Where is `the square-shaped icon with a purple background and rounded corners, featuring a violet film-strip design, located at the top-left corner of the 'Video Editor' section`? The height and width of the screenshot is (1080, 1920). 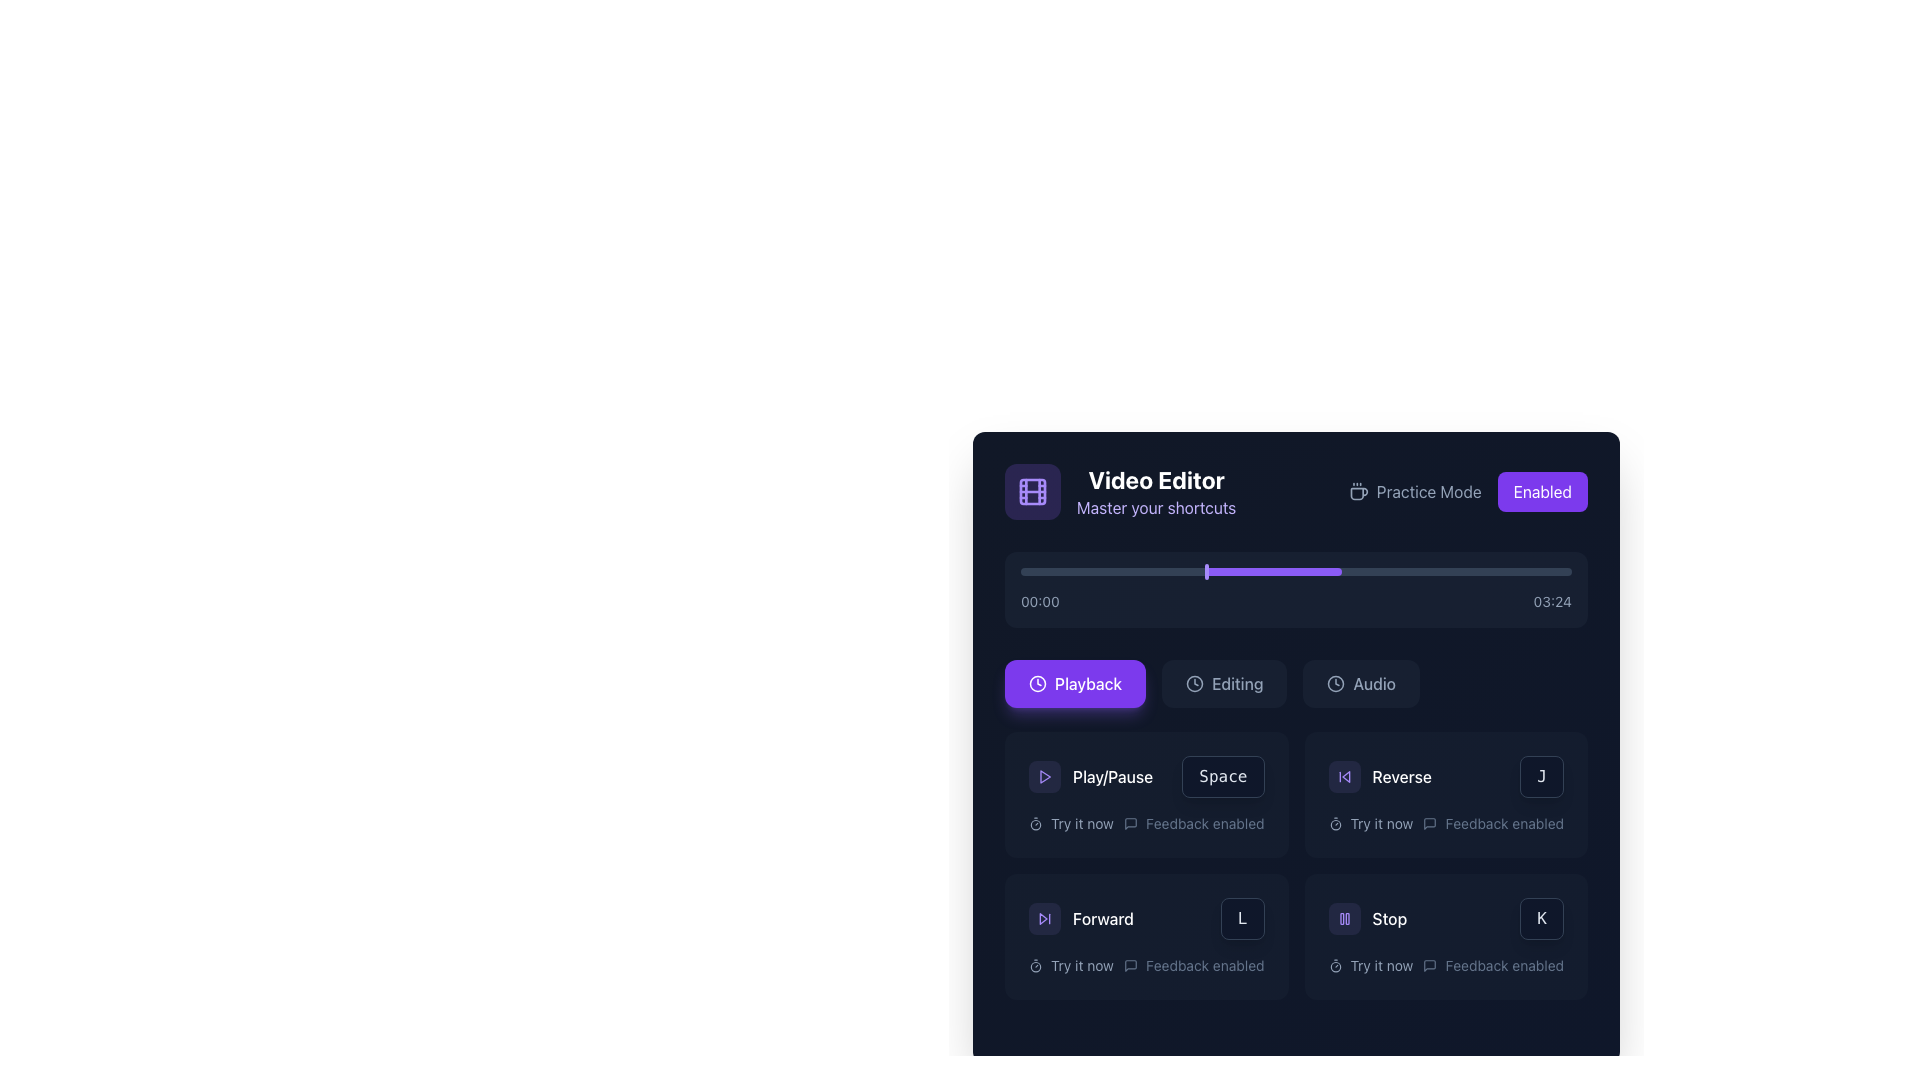 the square-shaped icon with a purple background and rounded corners, featuring a violet film-strip design, located at the top-left corner of the 'Video Editor' section is located at coordinates (1032, 492).